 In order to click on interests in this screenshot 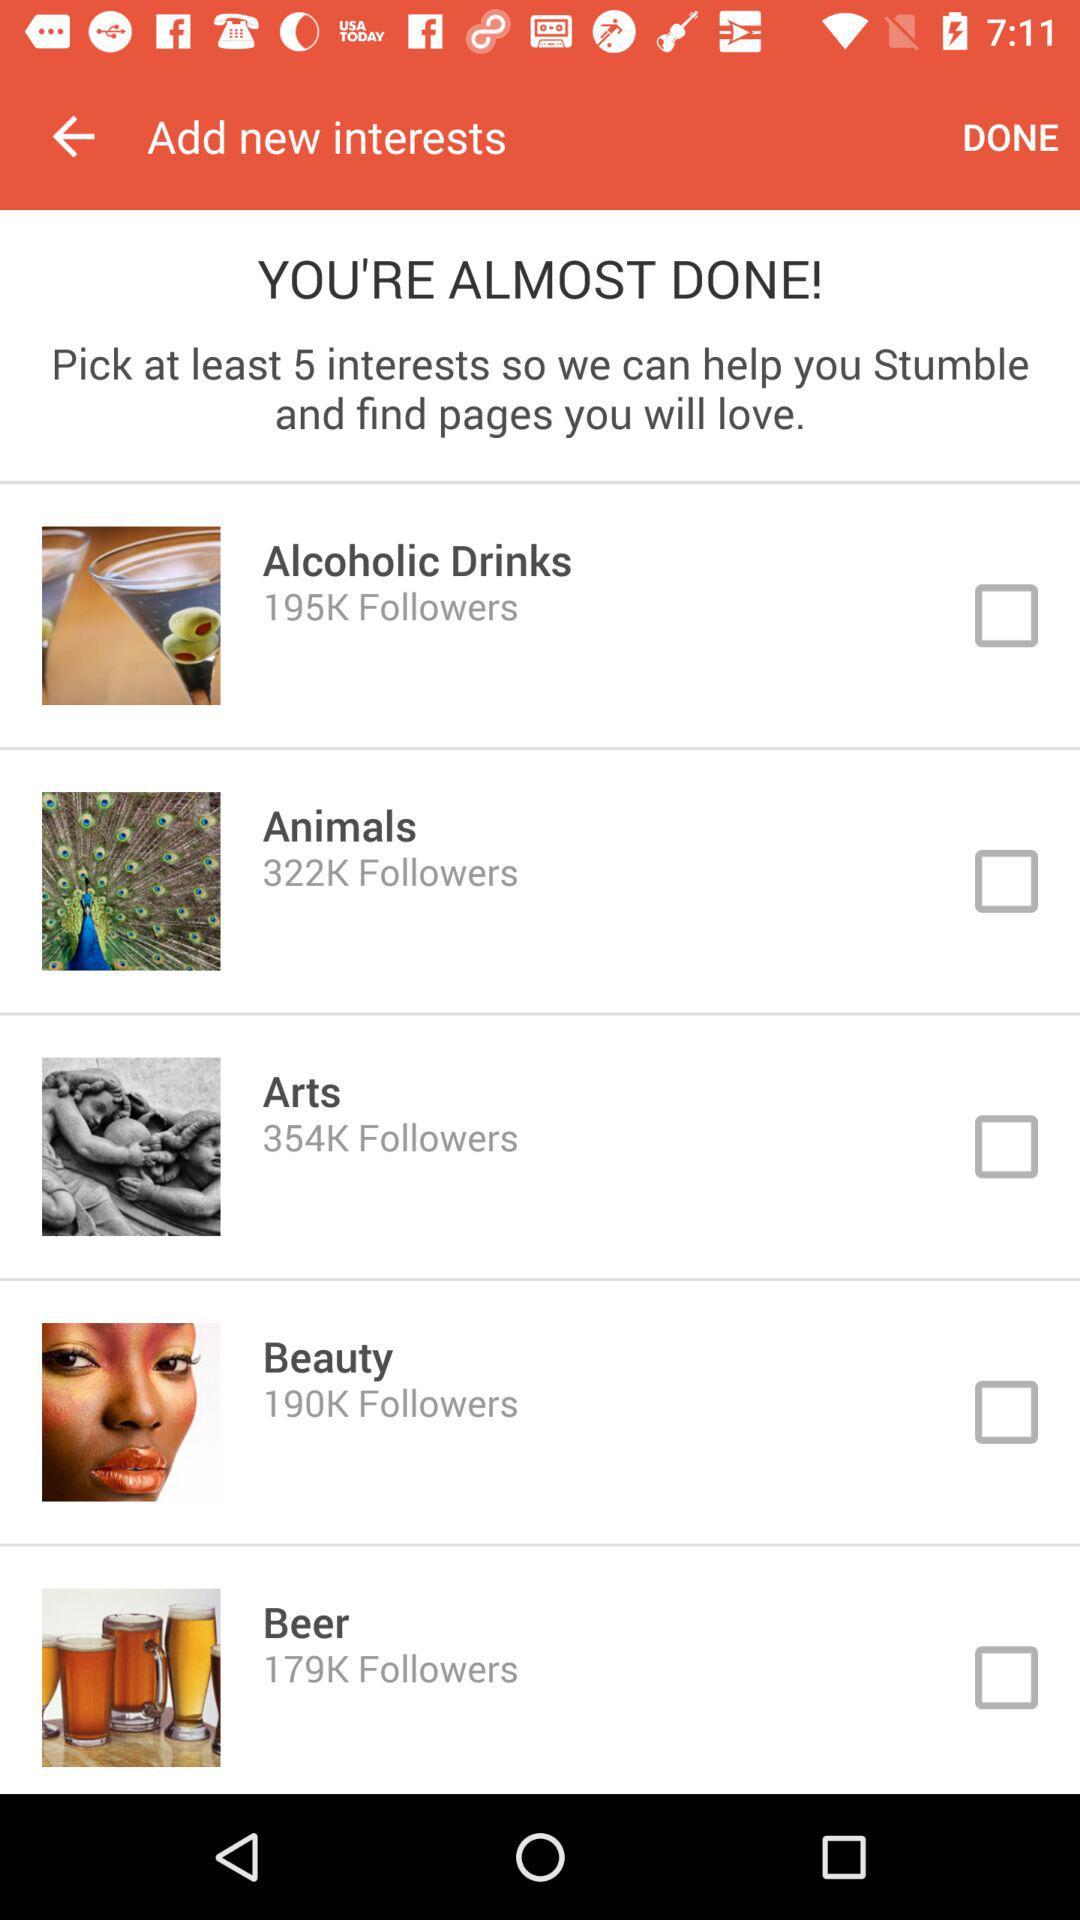, I will do `click(540, 880)`.